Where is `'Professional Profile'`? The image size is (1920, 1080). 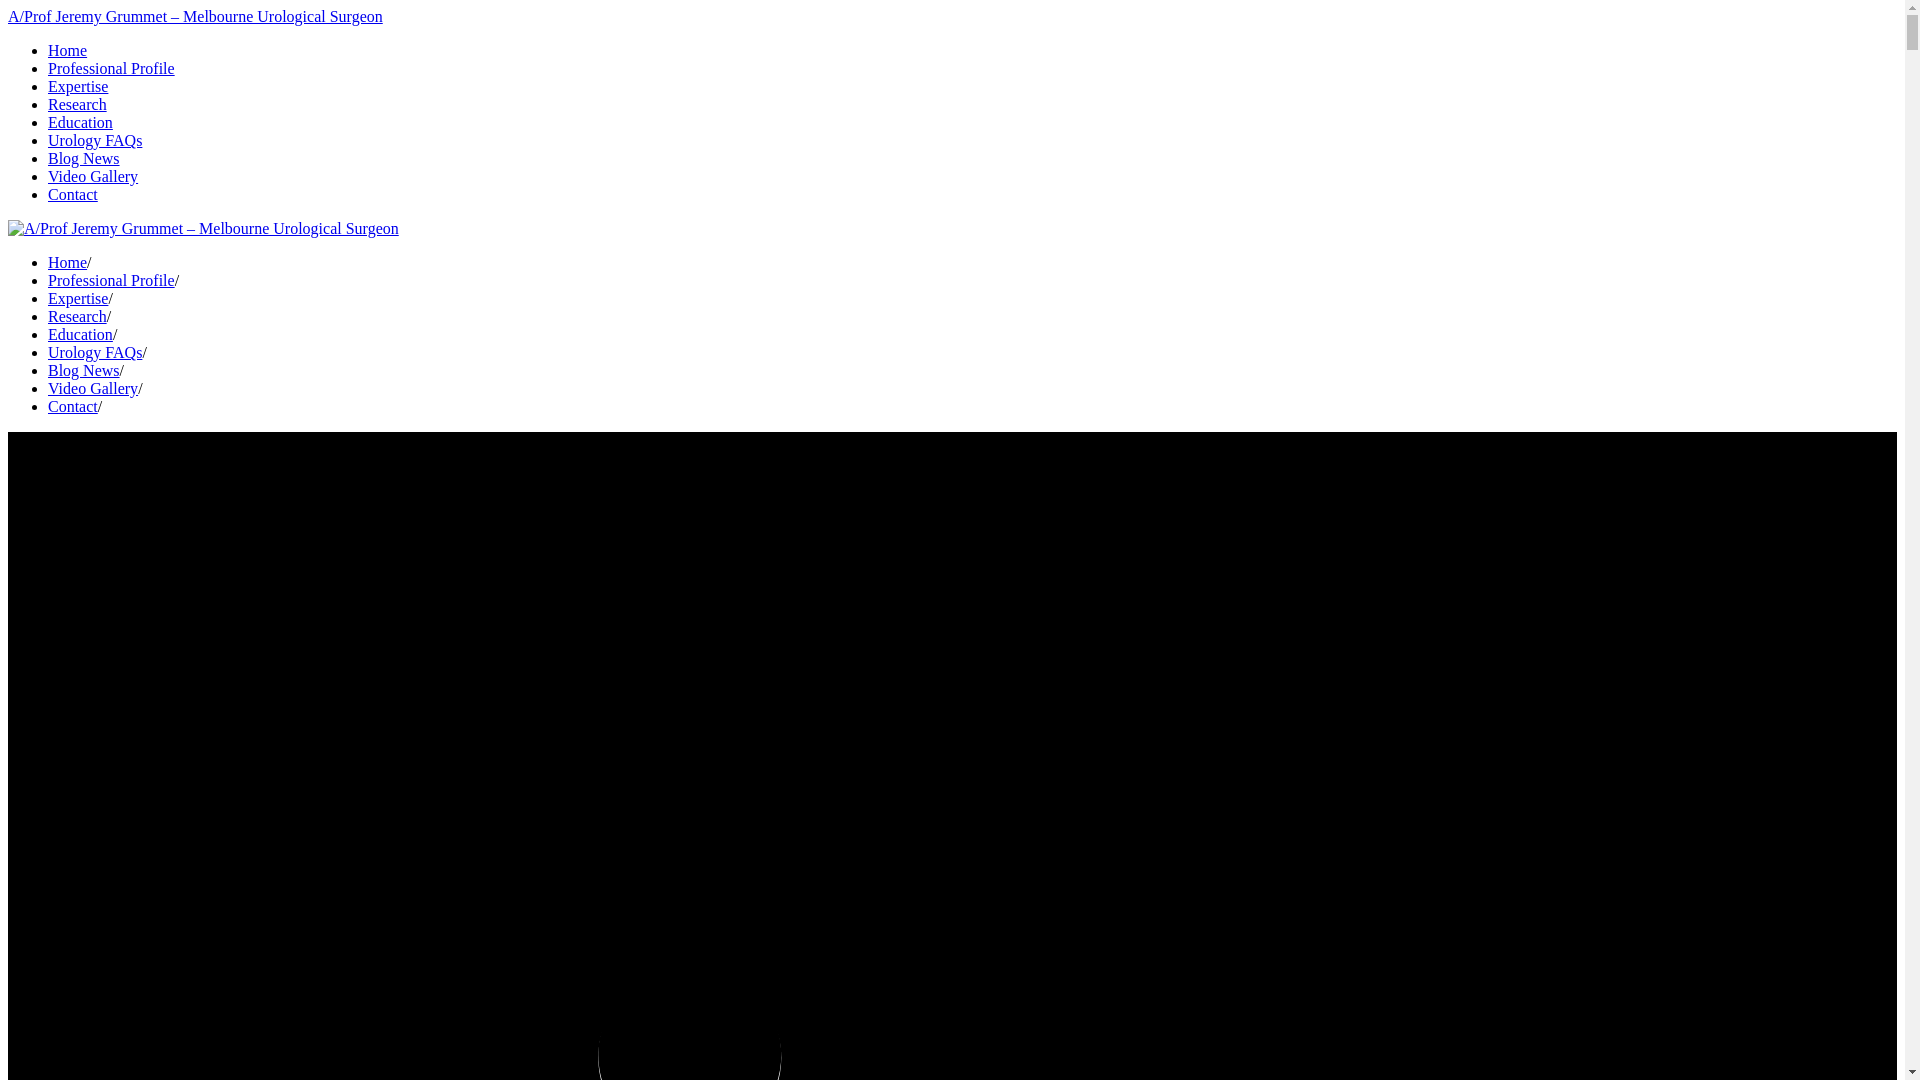
'Professional Profile' is located at coordinates (110, 280).